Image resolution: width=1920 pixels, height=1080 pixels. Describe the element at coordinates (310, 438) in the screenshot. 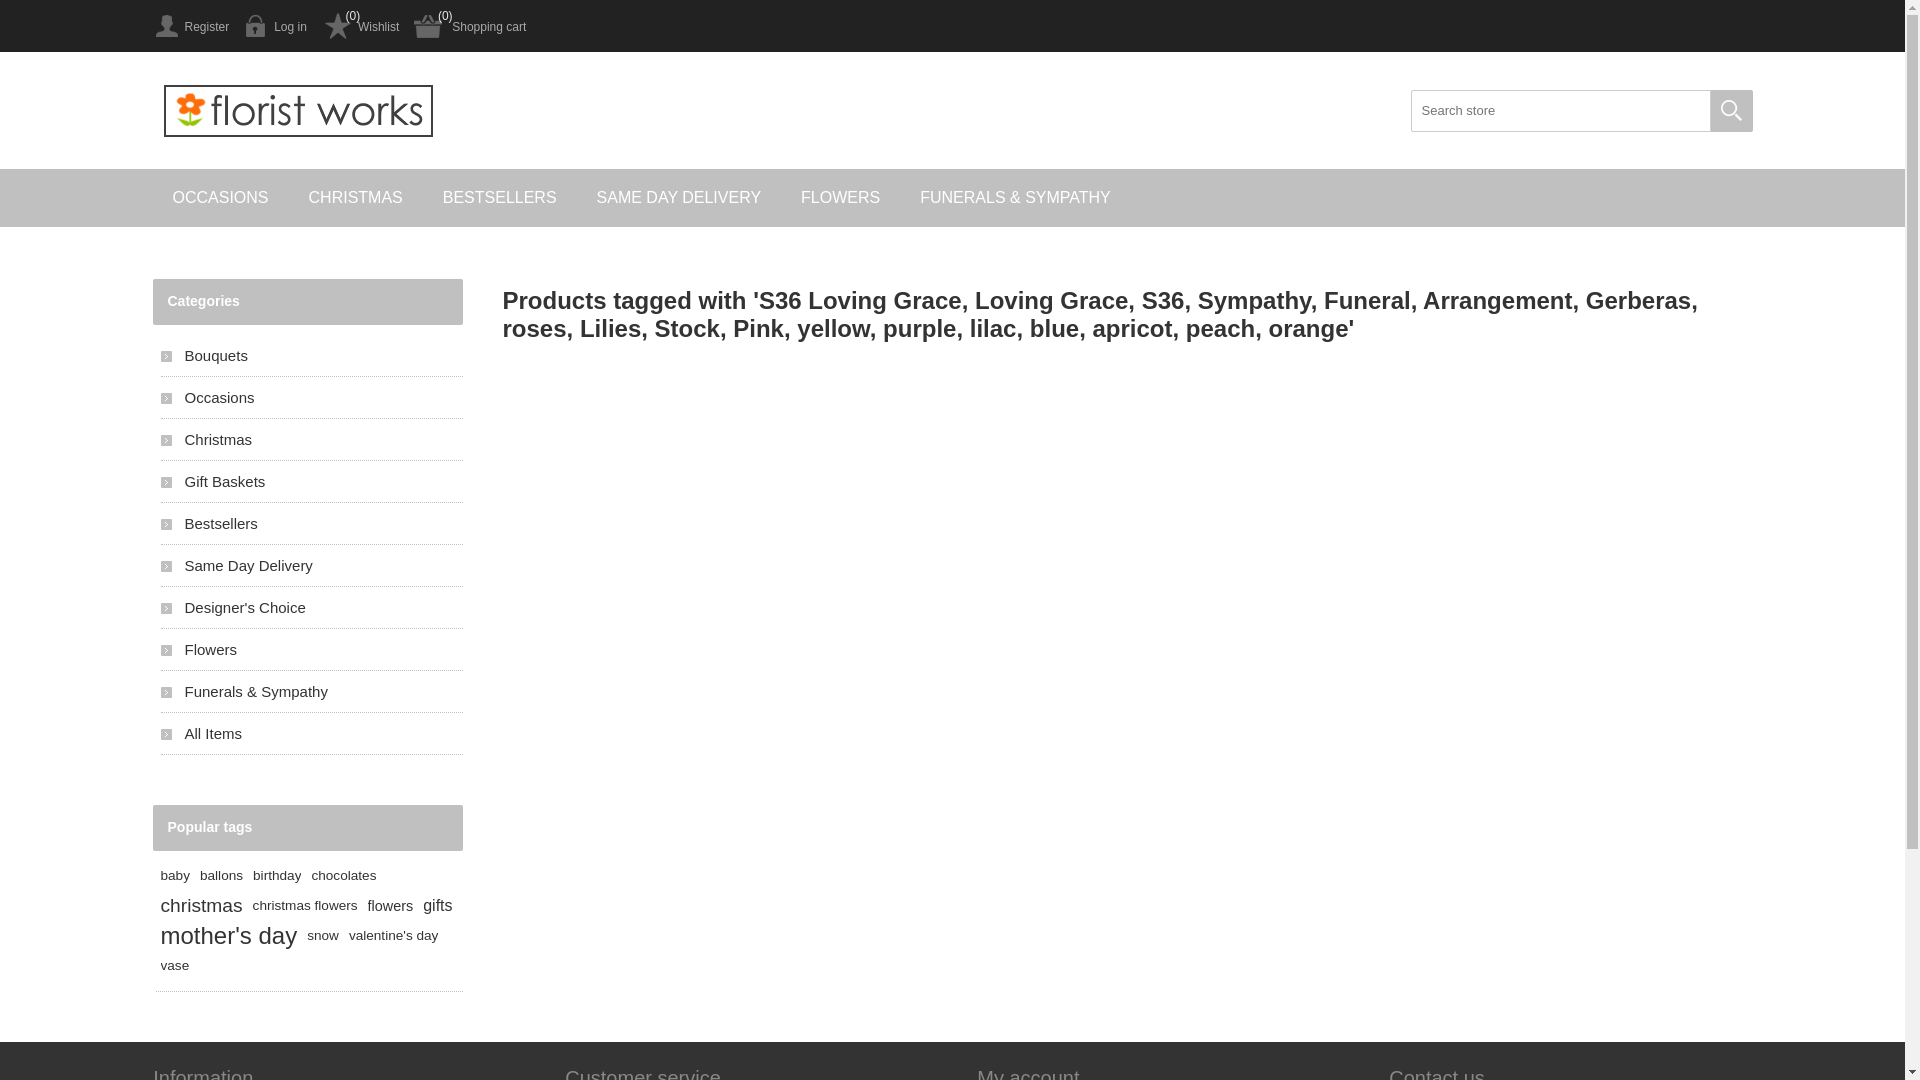

I see `'Christmas'` at that location.